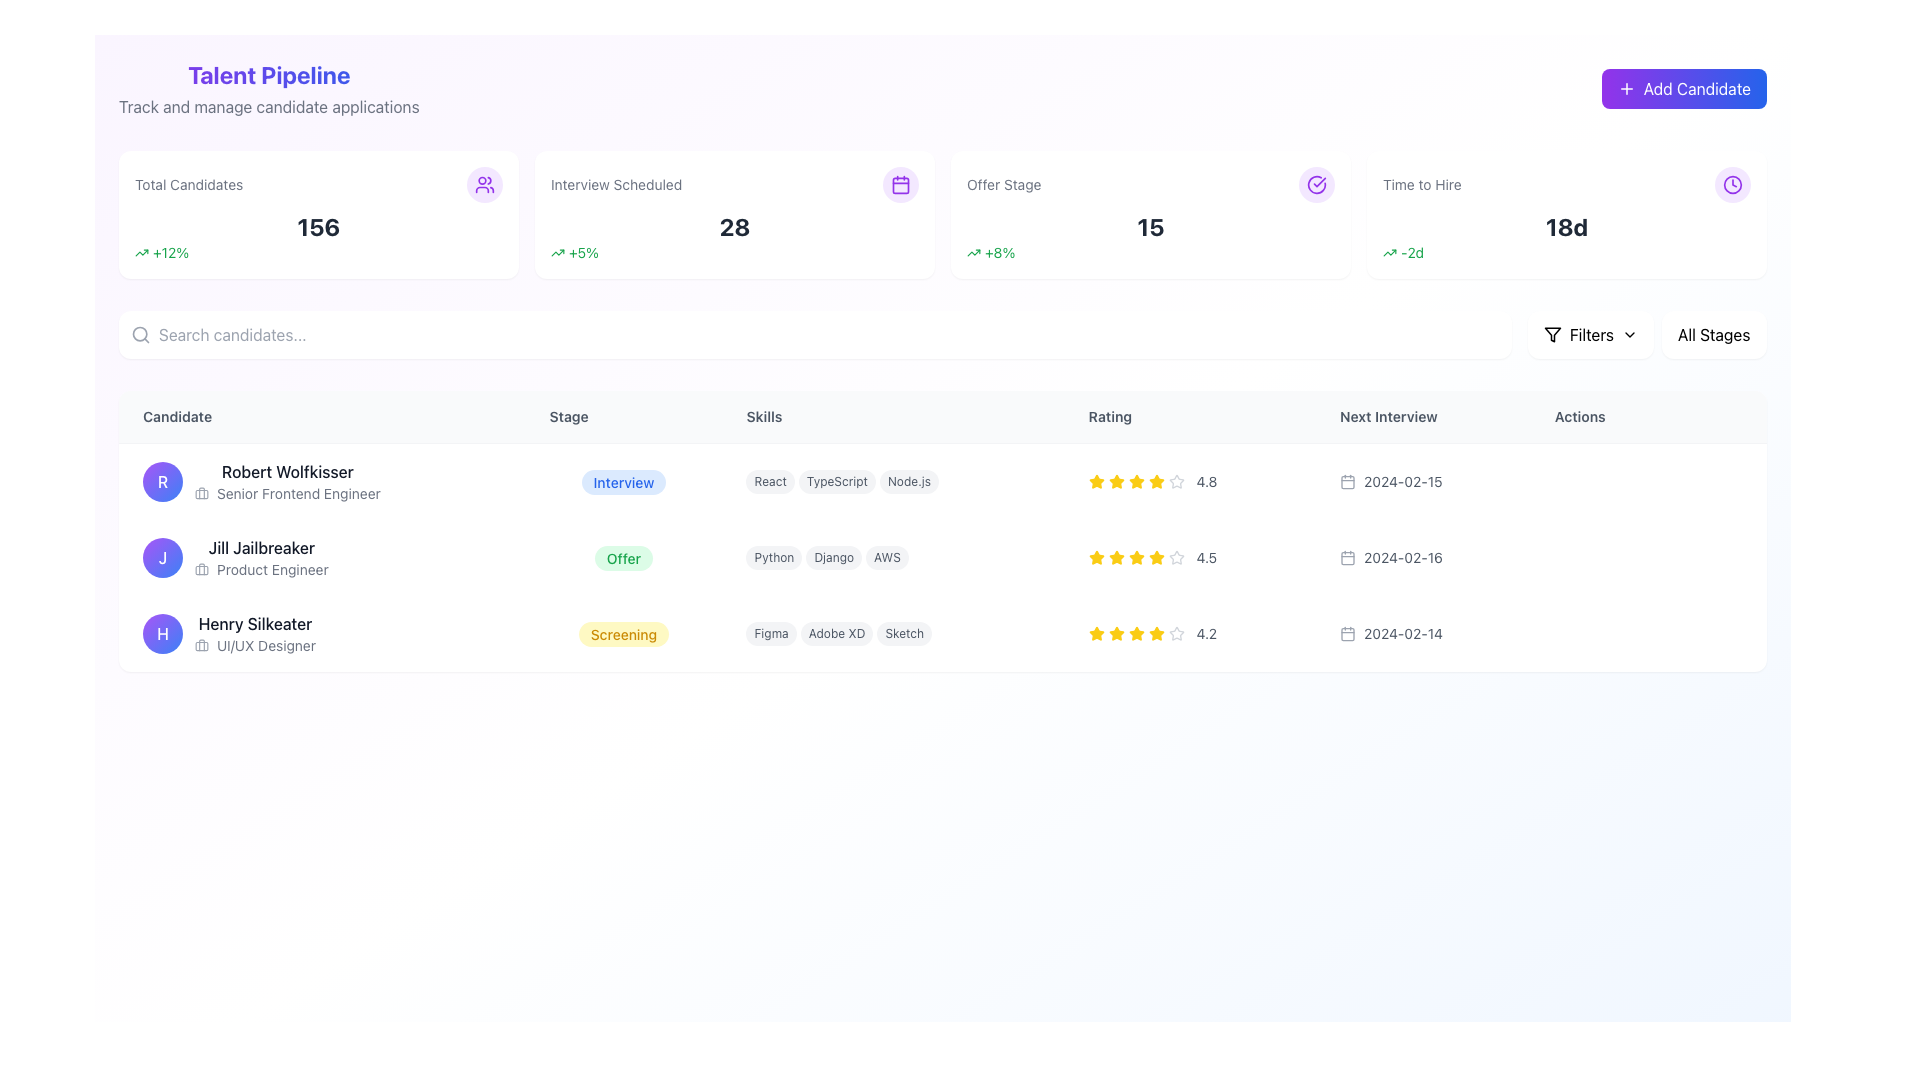 This screenshot has width=1920, height=1080. What do you see at coordinates (1190, 633) in the screenshot?
I see `the rating score displayed as '4.2' in the Rating Display, which consists of five stars colored yellow and gray located in the 'Rating' column of Henry Silkeater's row` at bounding box center [1190, 633].